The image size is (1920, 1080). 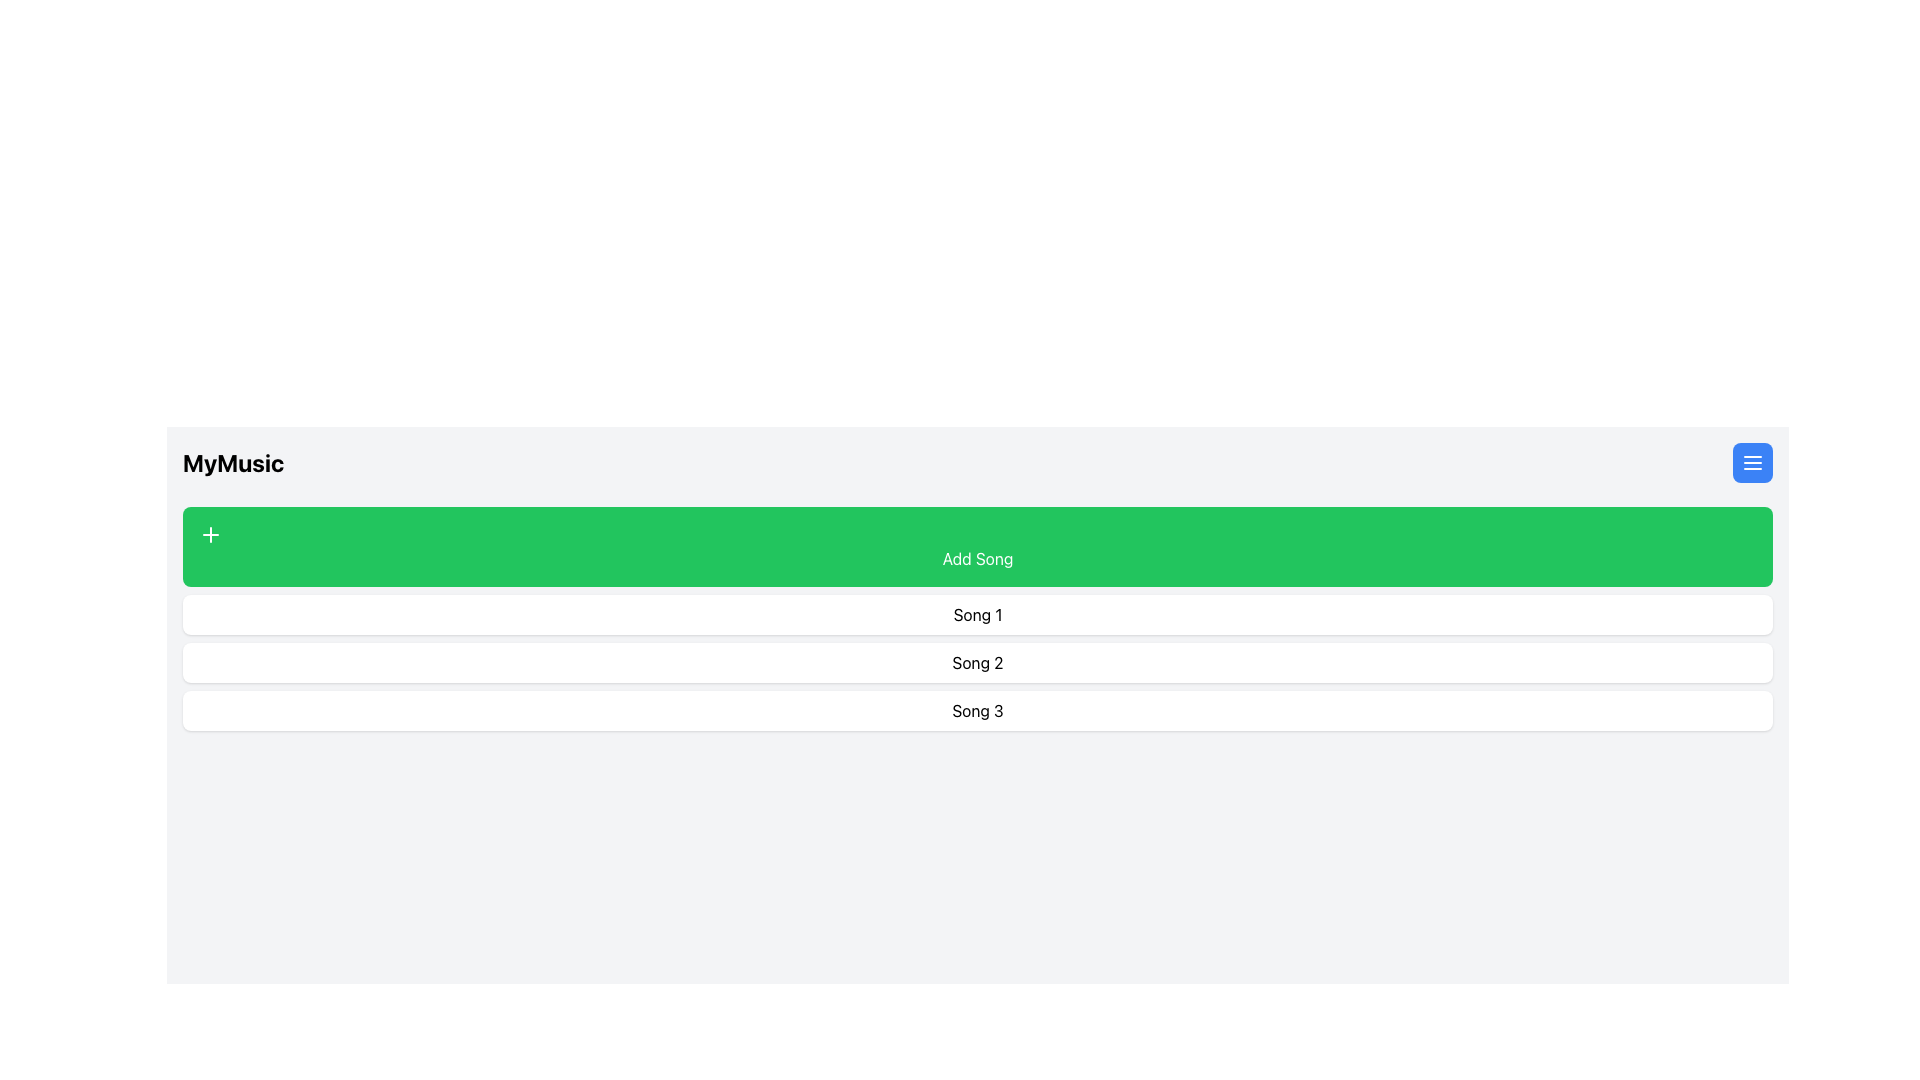 What do you see at coordinates (978, 547) in the screenshot?
I see `the bright green 'Add Song' button with a white '+' icon` at bounding box center [978, 547].